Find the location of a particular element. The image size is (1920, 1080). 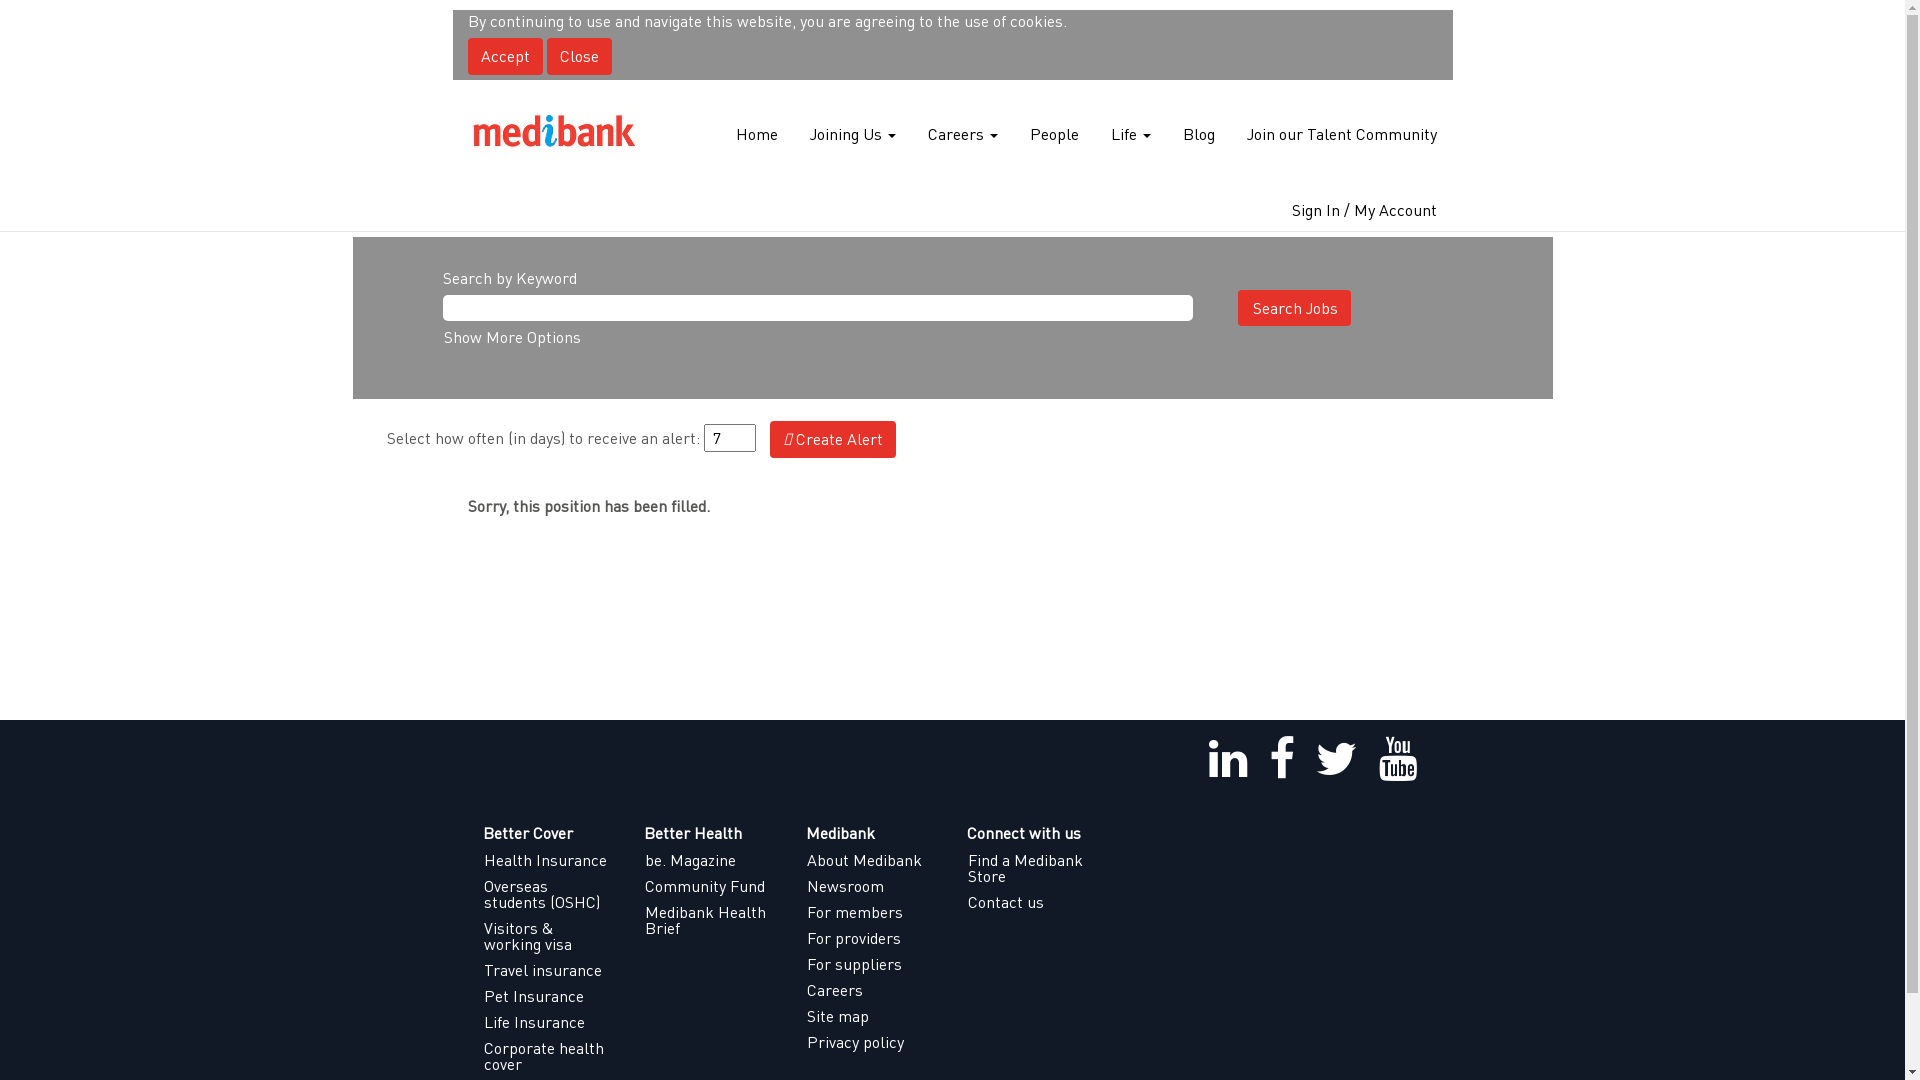

'be. Magazine' is located at coordinates (710, 859).